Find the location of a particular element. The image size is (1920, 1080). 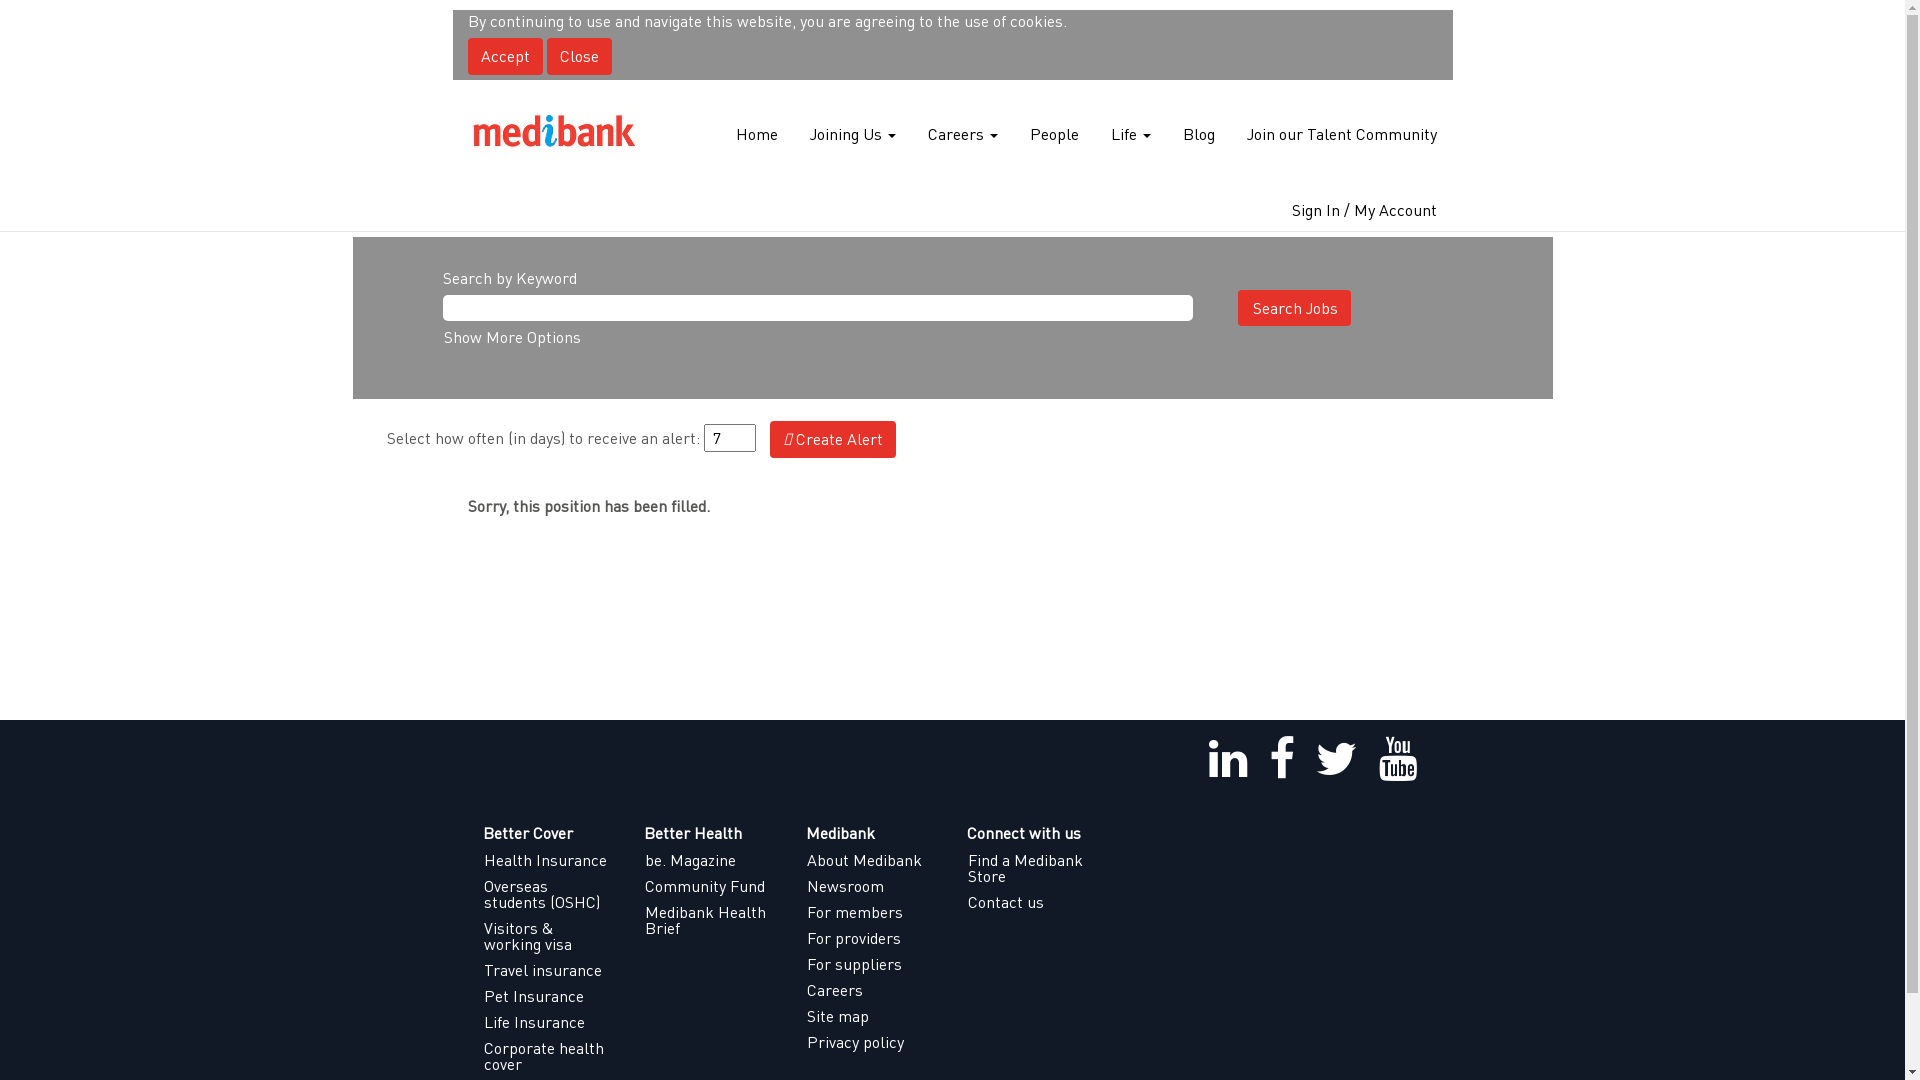

'be. Magazine' is located at coordinates (710, 859).